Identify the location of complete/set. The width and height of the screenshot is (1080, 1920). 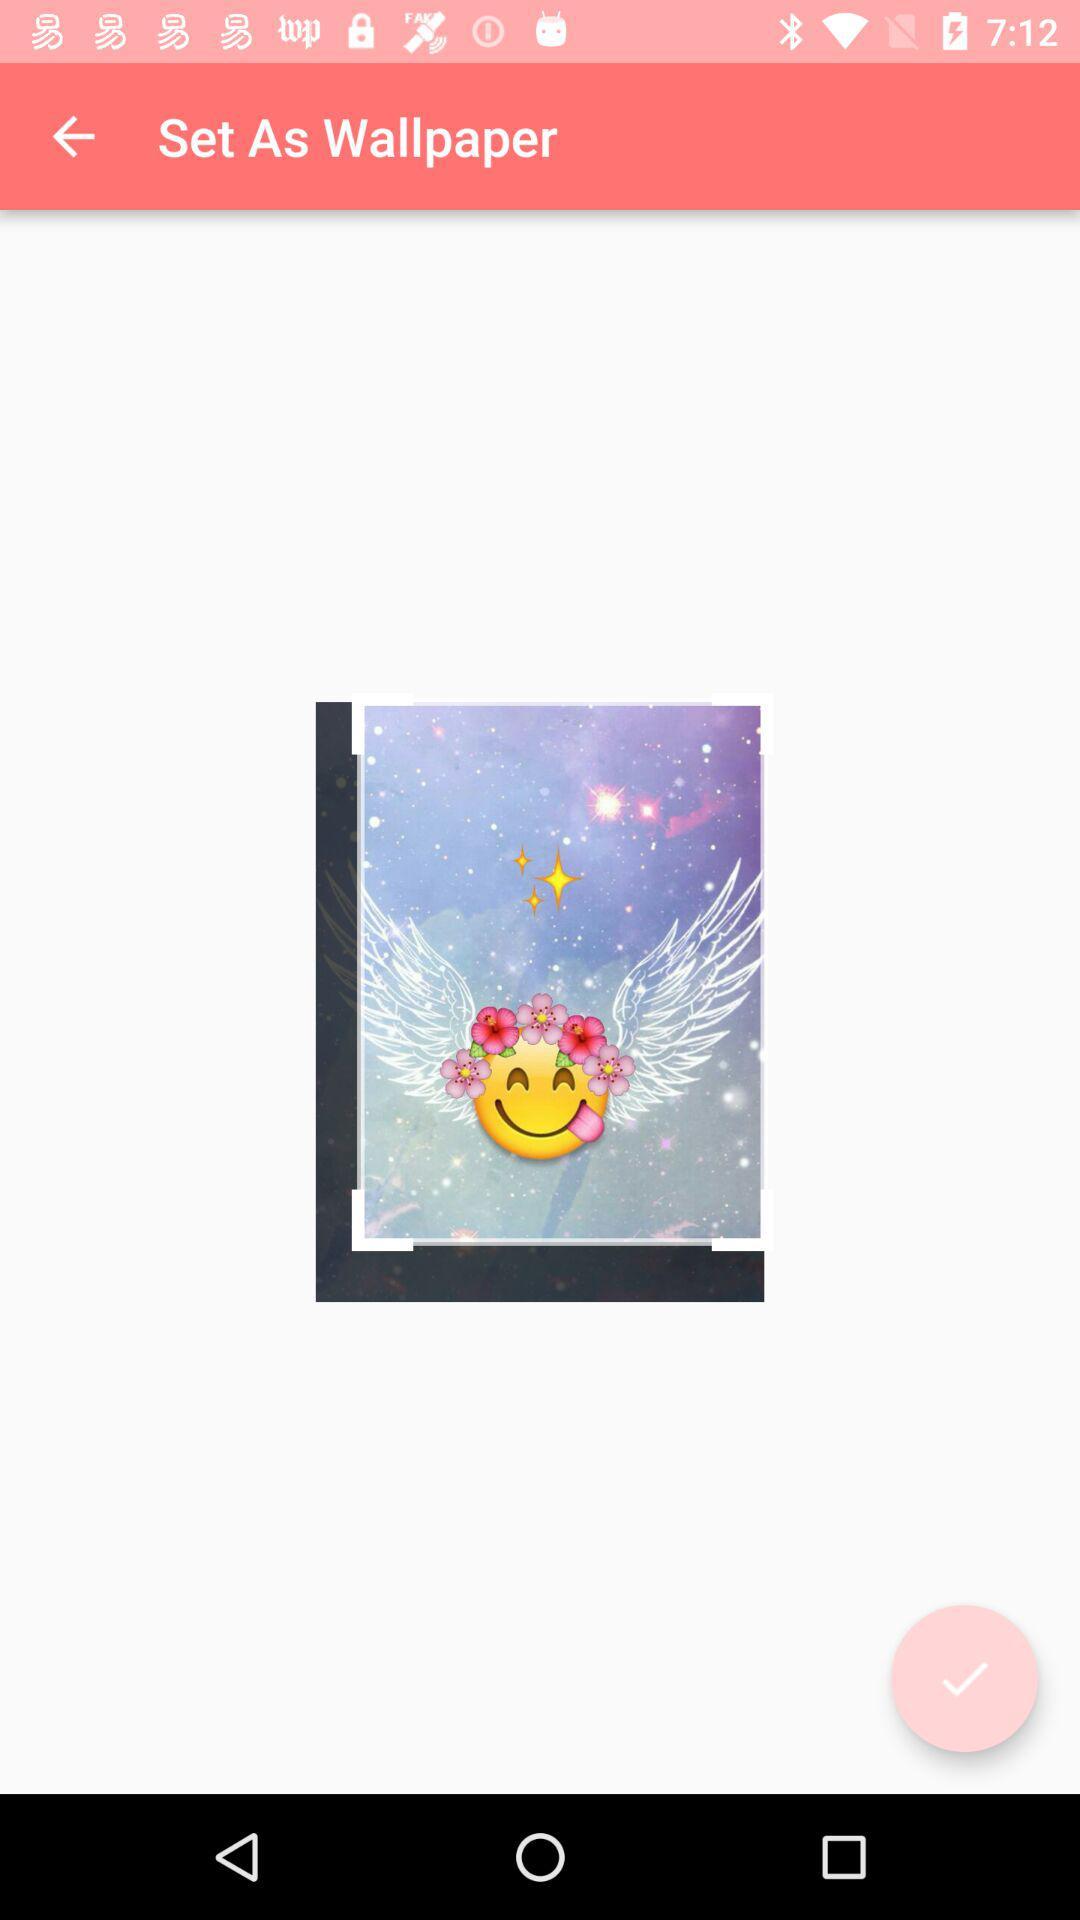
(963, 1678).